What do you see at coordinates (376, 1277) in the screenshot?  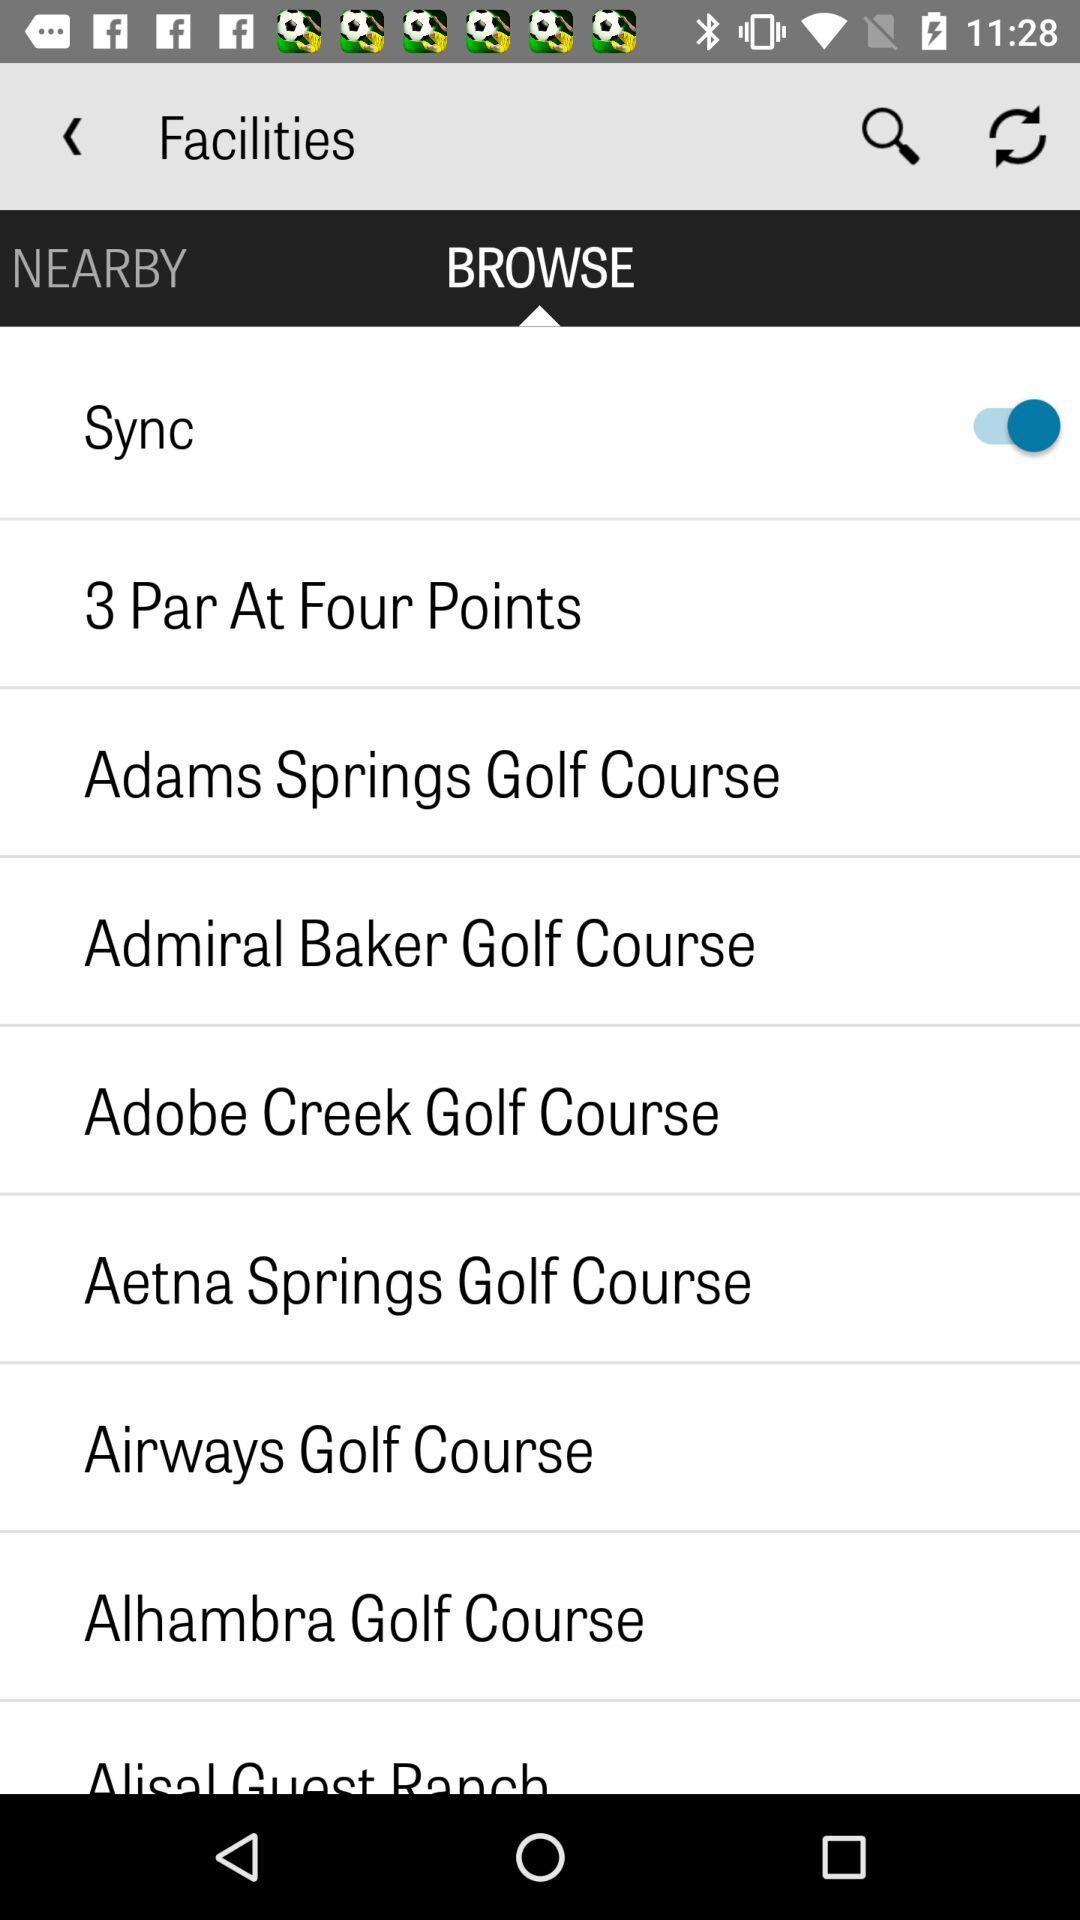 I see `the item above the airways golf course icon` at bounding box center [376, 1277].